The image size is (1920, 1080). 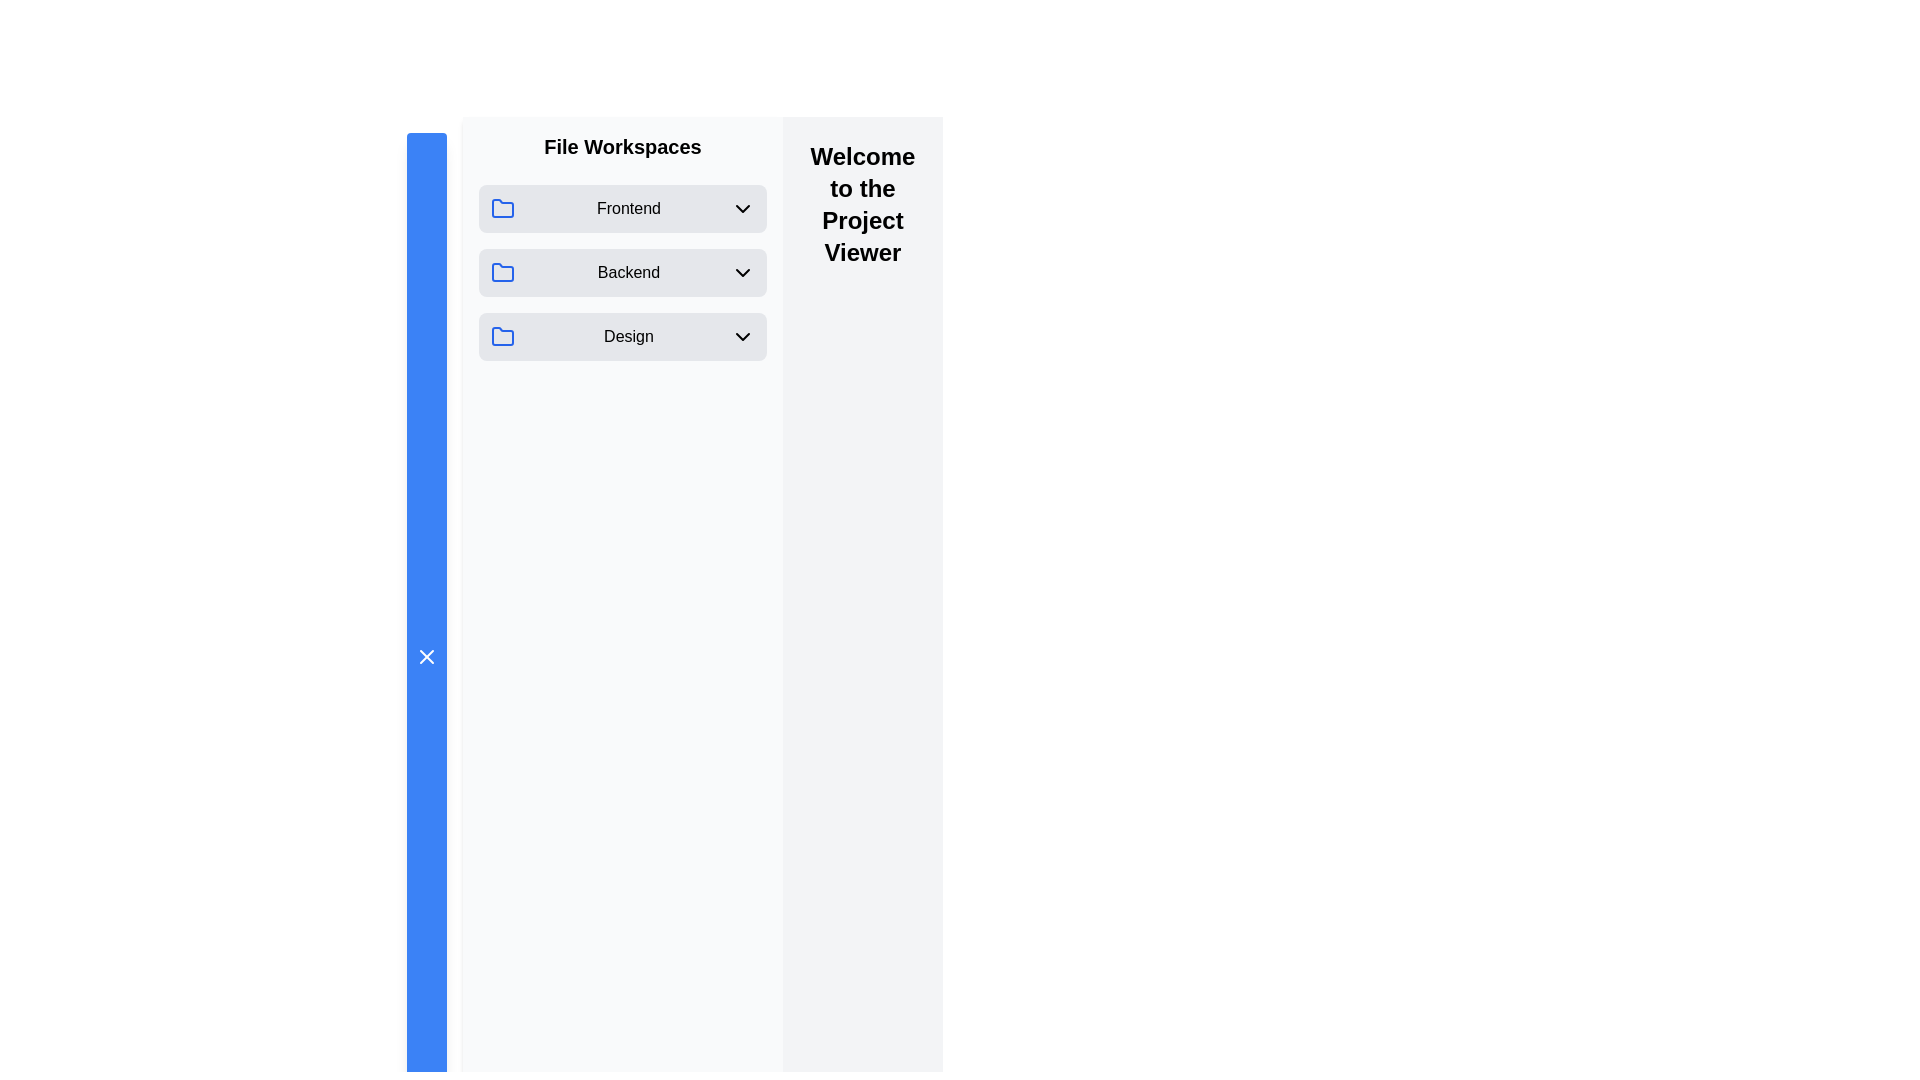 I want to click on text from the title or header Text block located in the right column of the interface, aligned near its top, so click(x=863, y=204).